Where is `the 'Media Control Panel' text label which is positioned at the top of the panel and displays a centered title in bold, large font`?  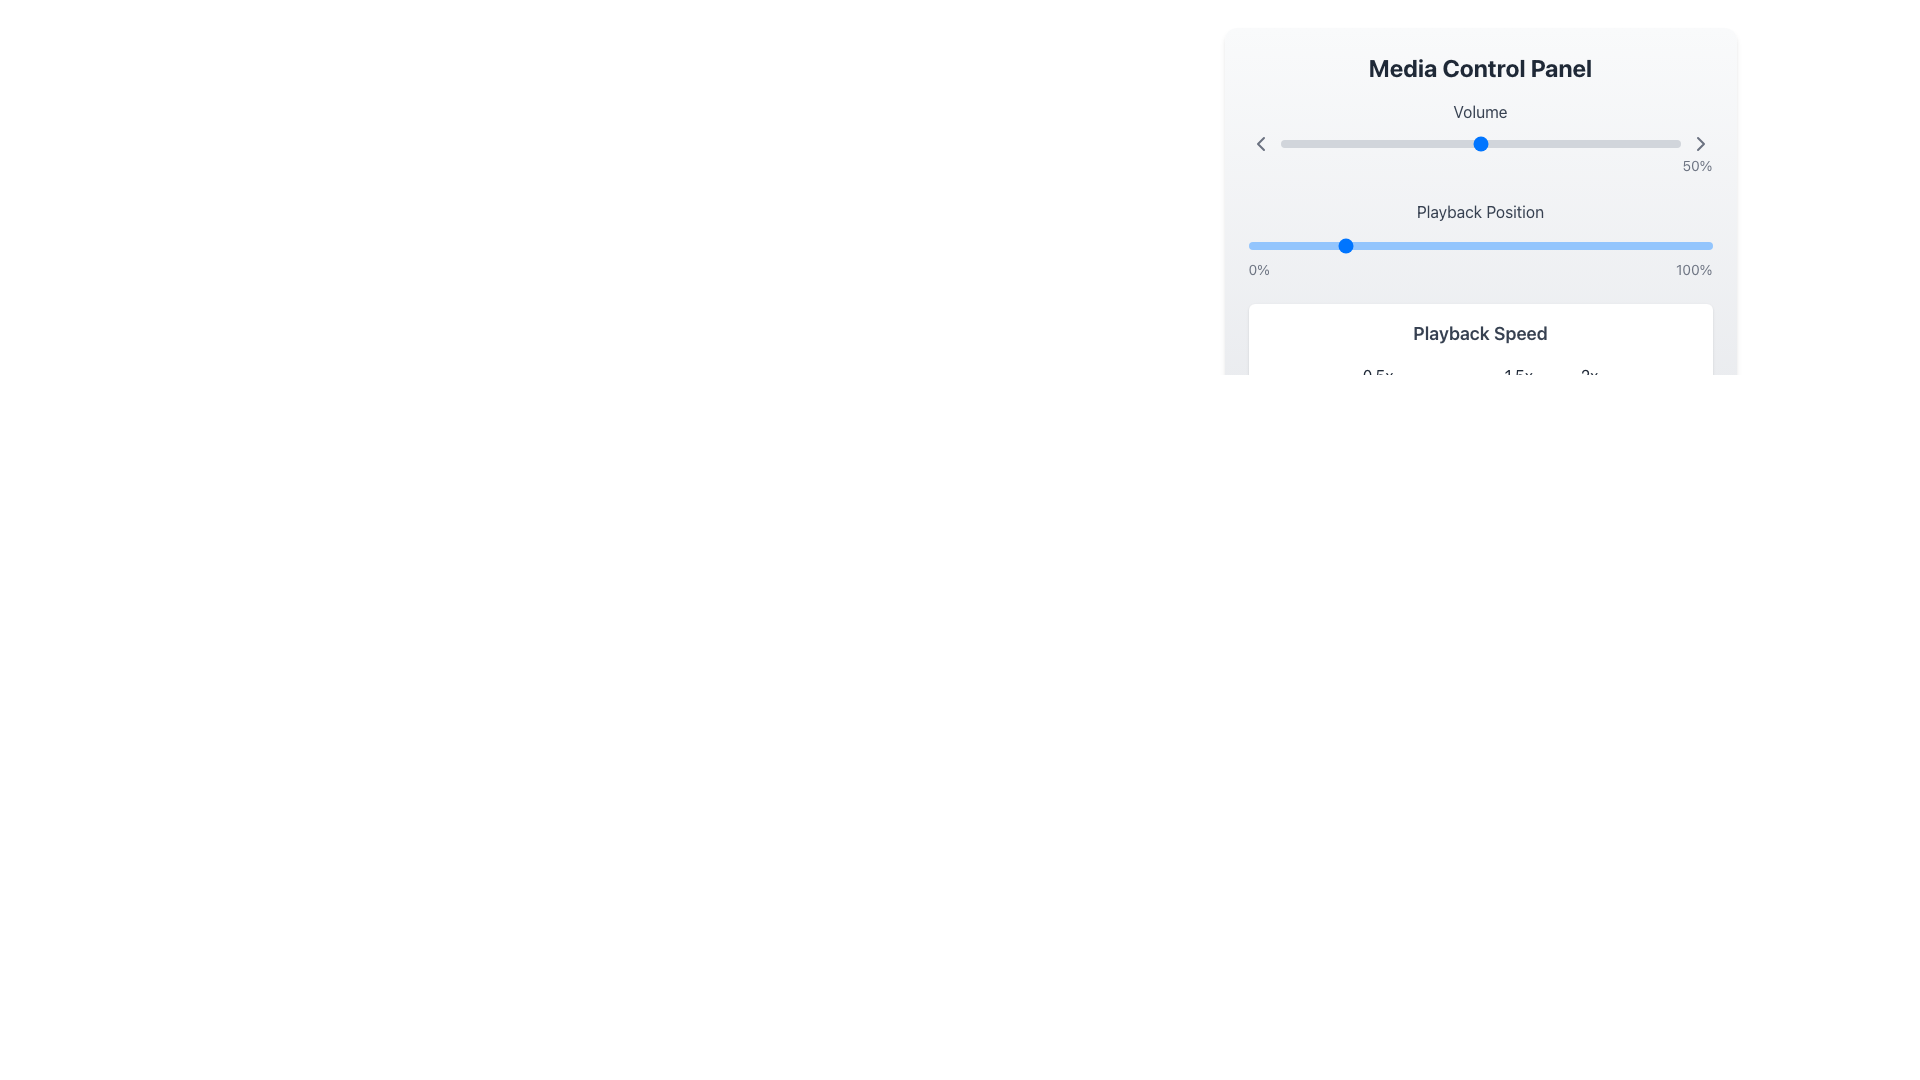
the 'Media Control Panel' text label which is positioned at the top of the panel and displays a centered title in bold, large font is located at coordinates (1480, 67).